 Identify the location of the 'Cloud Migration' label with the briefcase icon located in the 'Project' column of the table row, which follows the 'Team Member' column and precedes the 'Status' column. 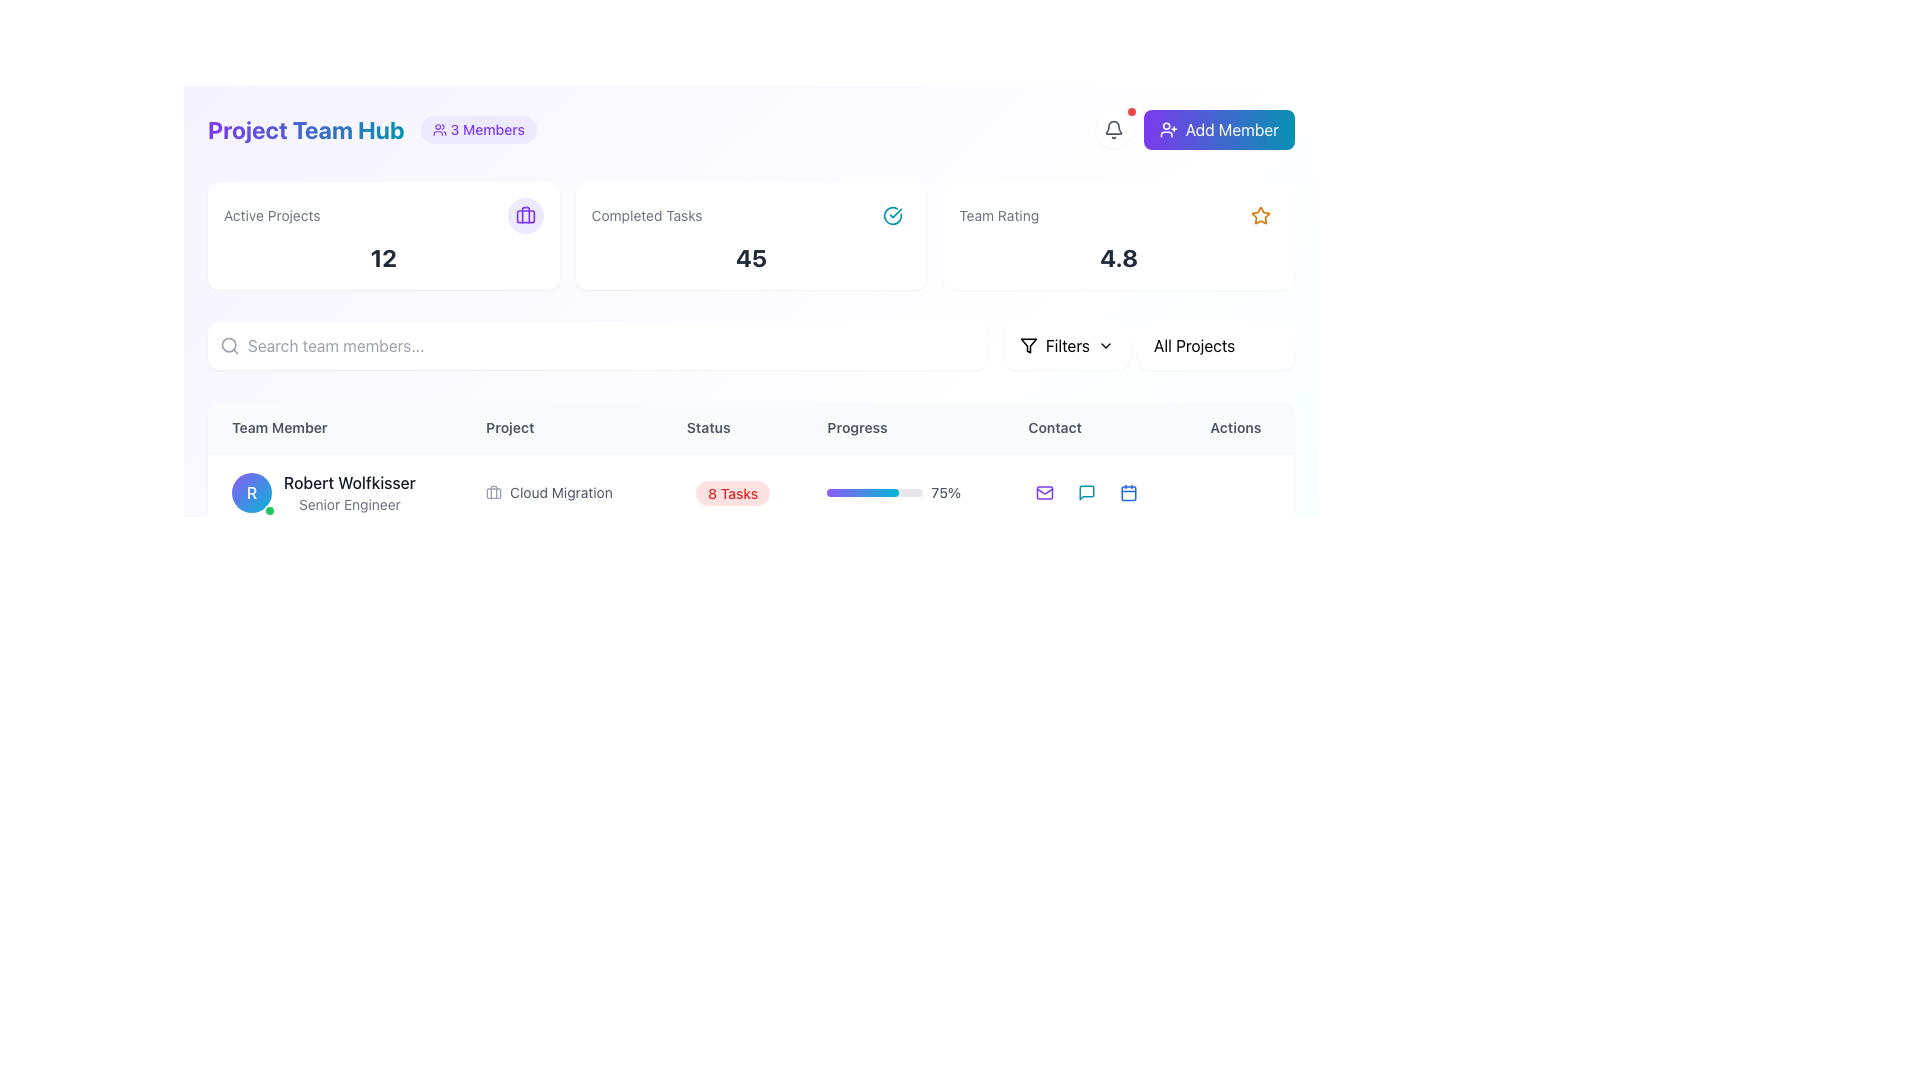
(561, 493).